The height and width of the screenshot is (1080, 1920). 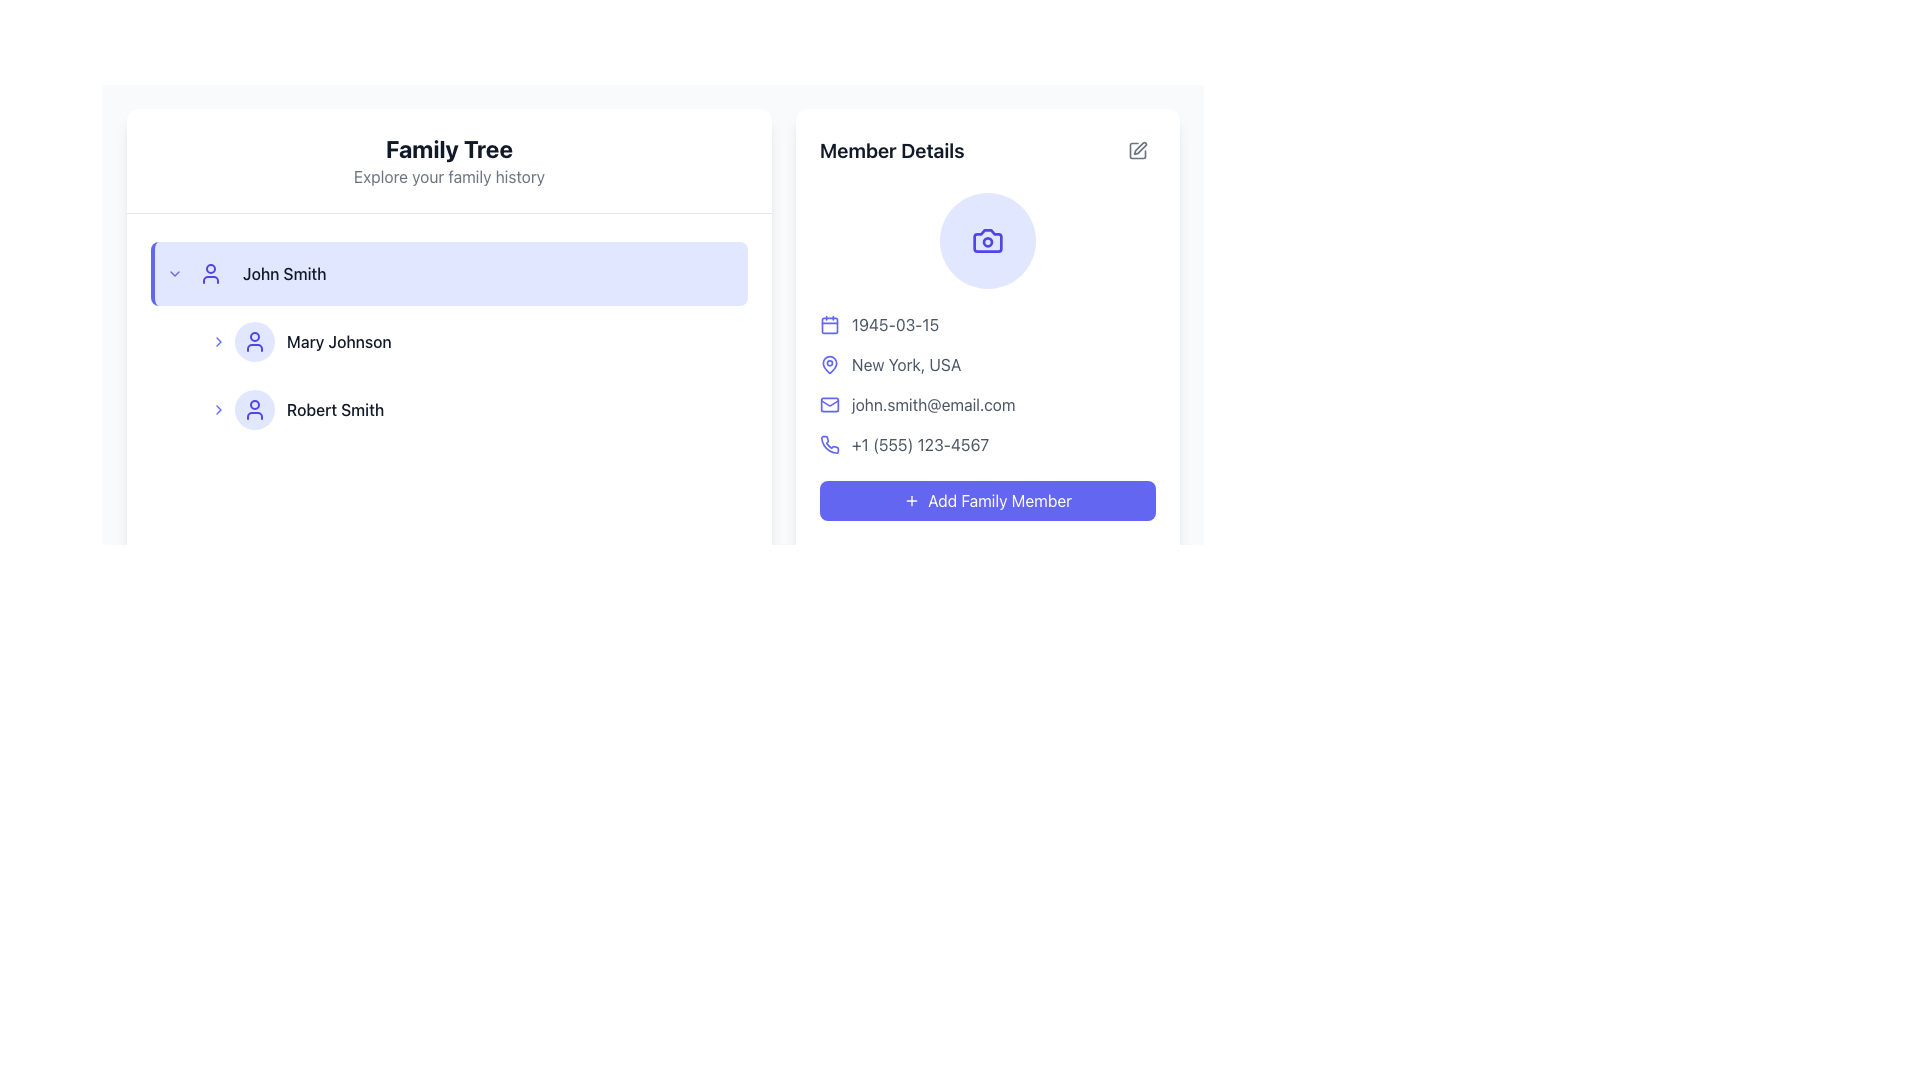 I want to click on the calendar icon that represents the date '1945-03-15' in the 'Member Details' section, positioned on the left side of the date text, so click(x=830, y=323).